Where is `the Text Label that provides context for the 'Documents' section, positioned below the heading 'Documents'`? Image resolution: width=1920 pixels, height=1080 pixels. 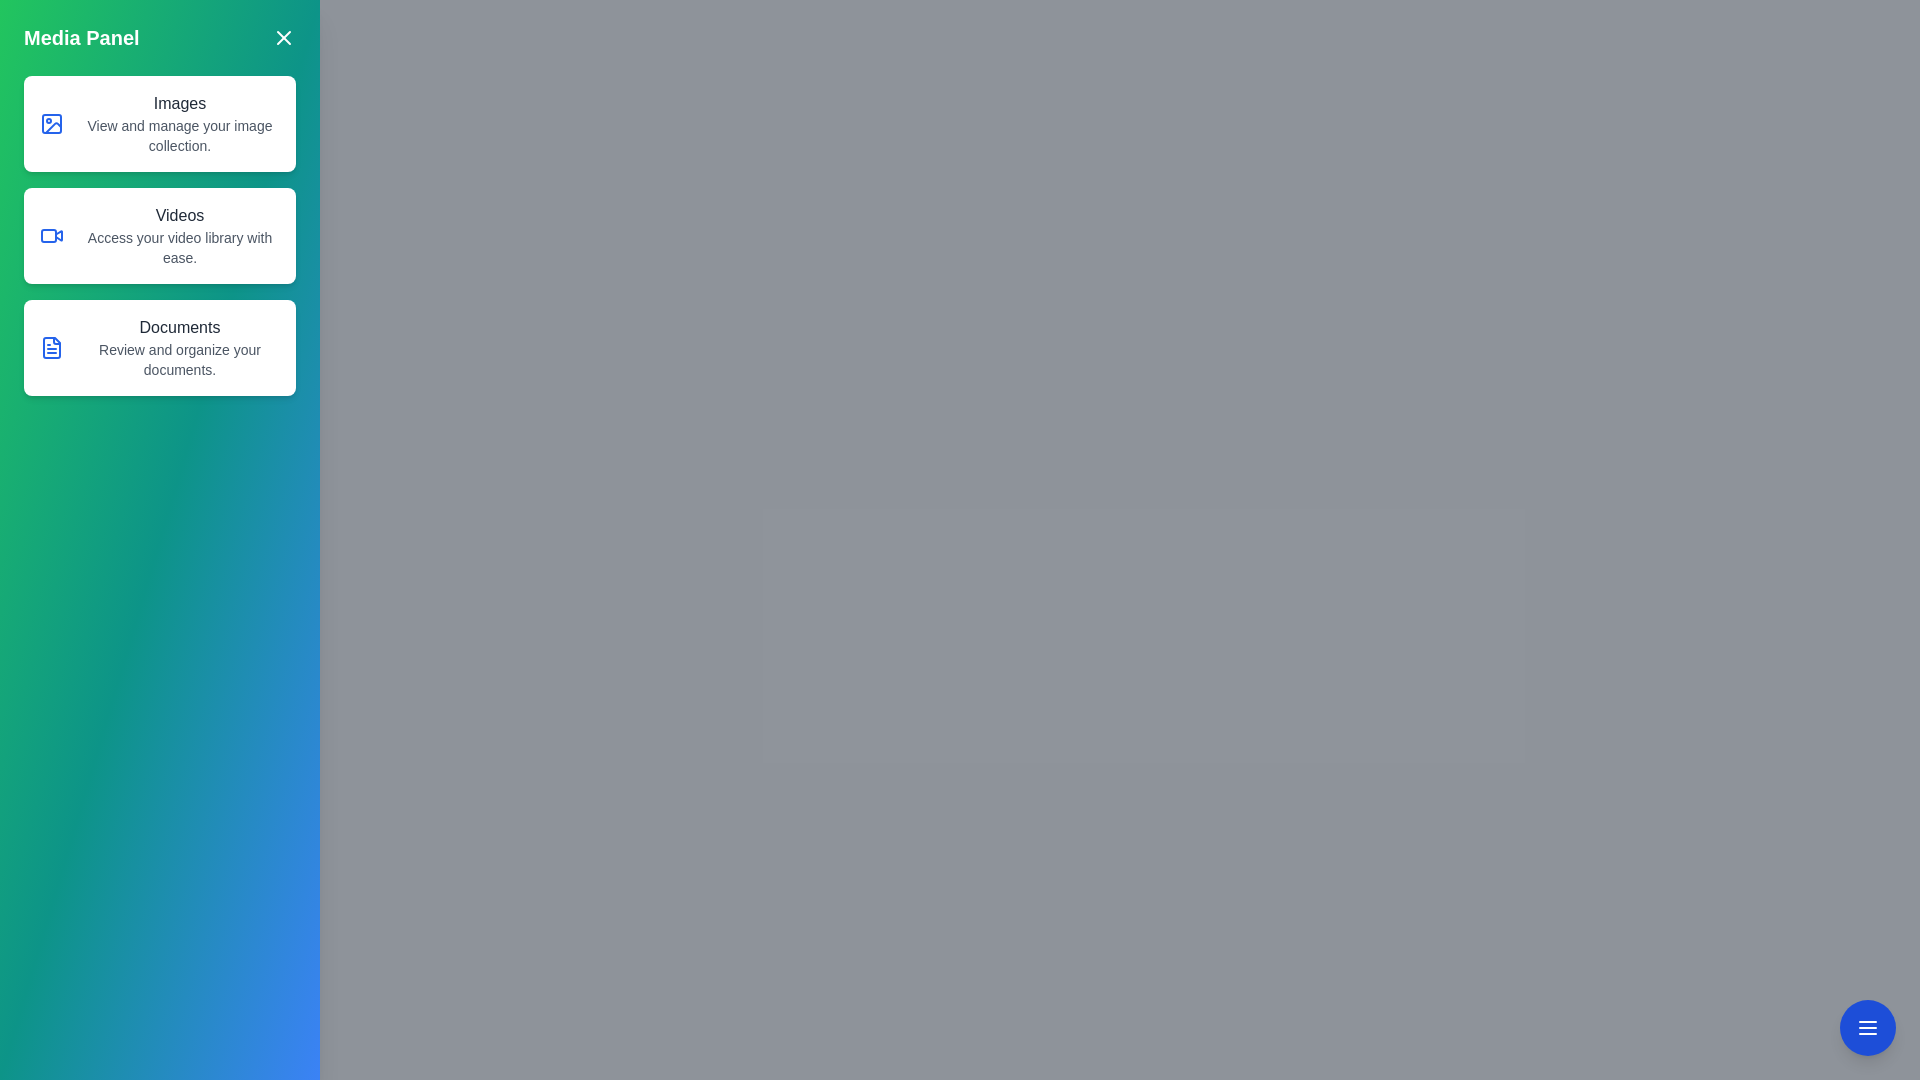
the Text Label that provides context for the 'Documents' section, positioned below the heading 'Documents' is located at coordinates (180, 358).